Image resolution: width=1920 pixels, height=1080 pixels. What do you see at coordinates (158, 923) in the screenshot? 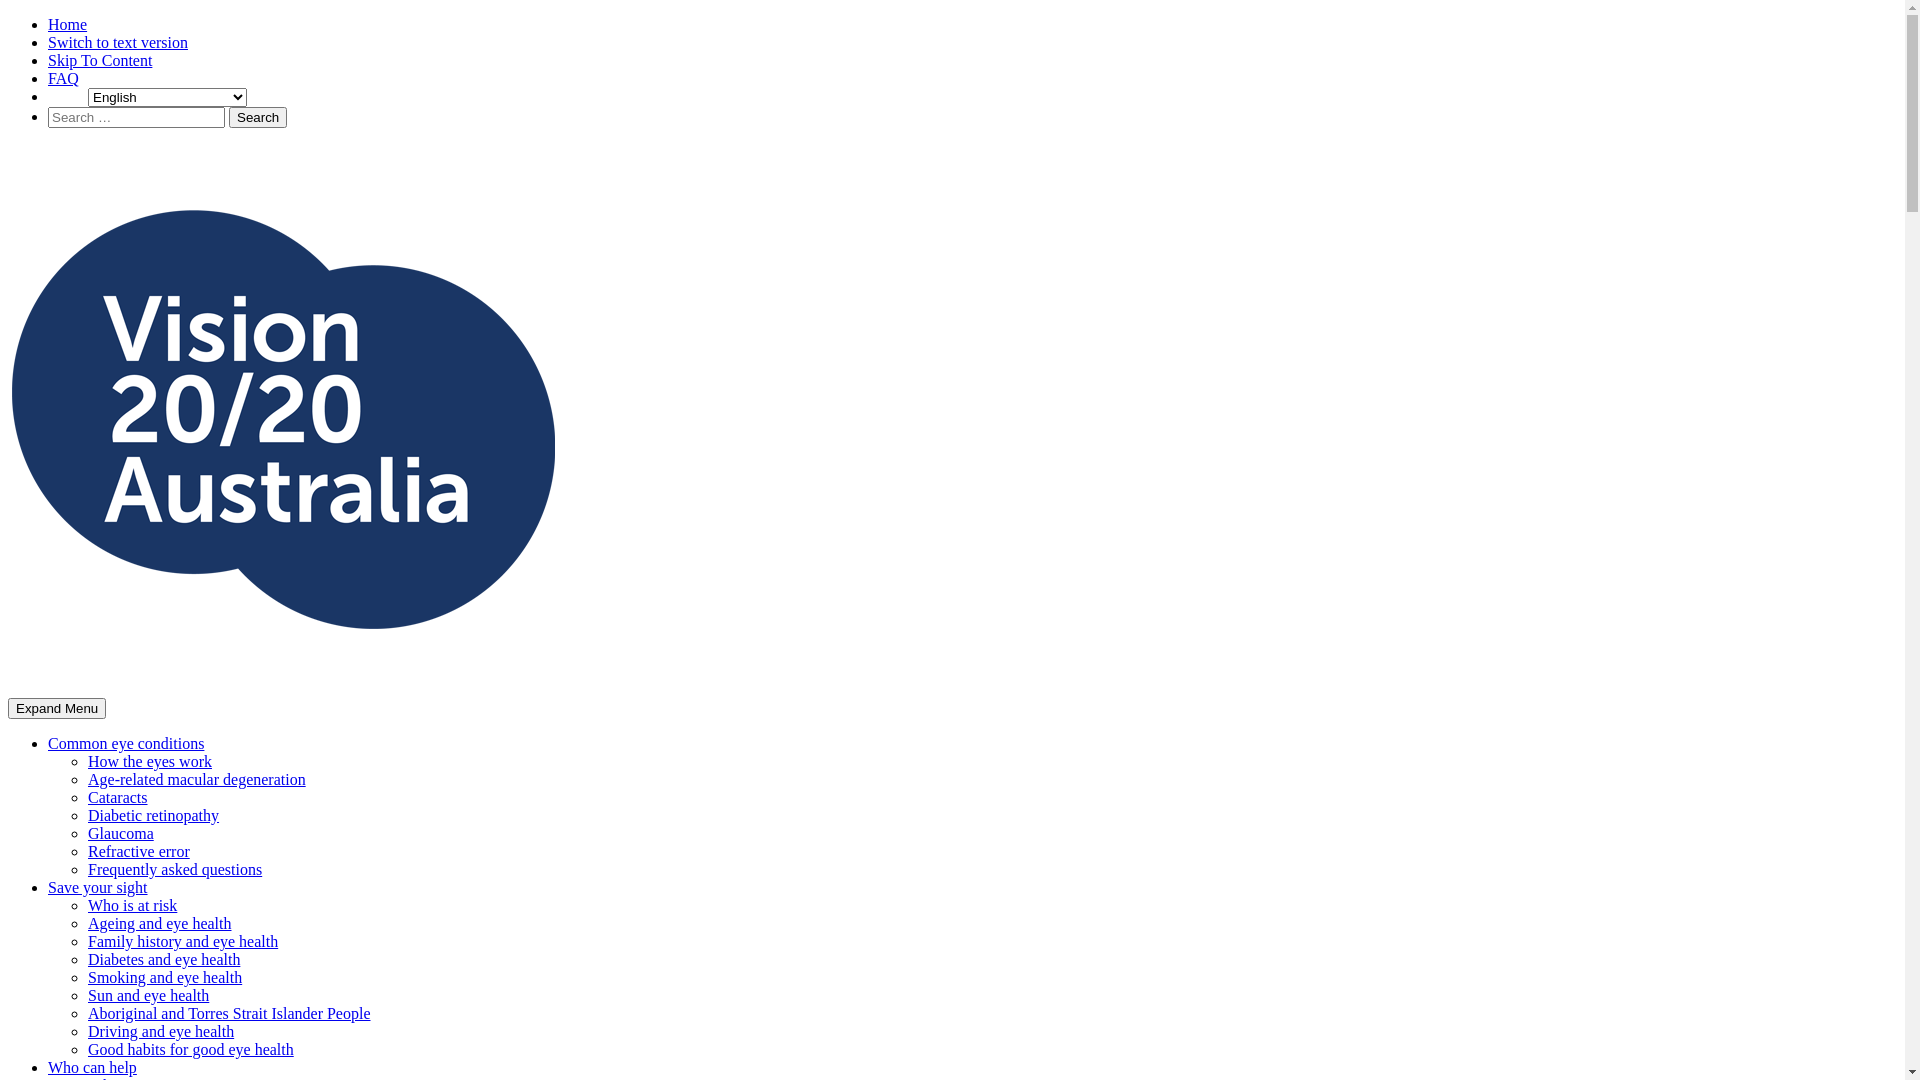
I see `'Ageing and eye health'` at bounding box center [158, 923].